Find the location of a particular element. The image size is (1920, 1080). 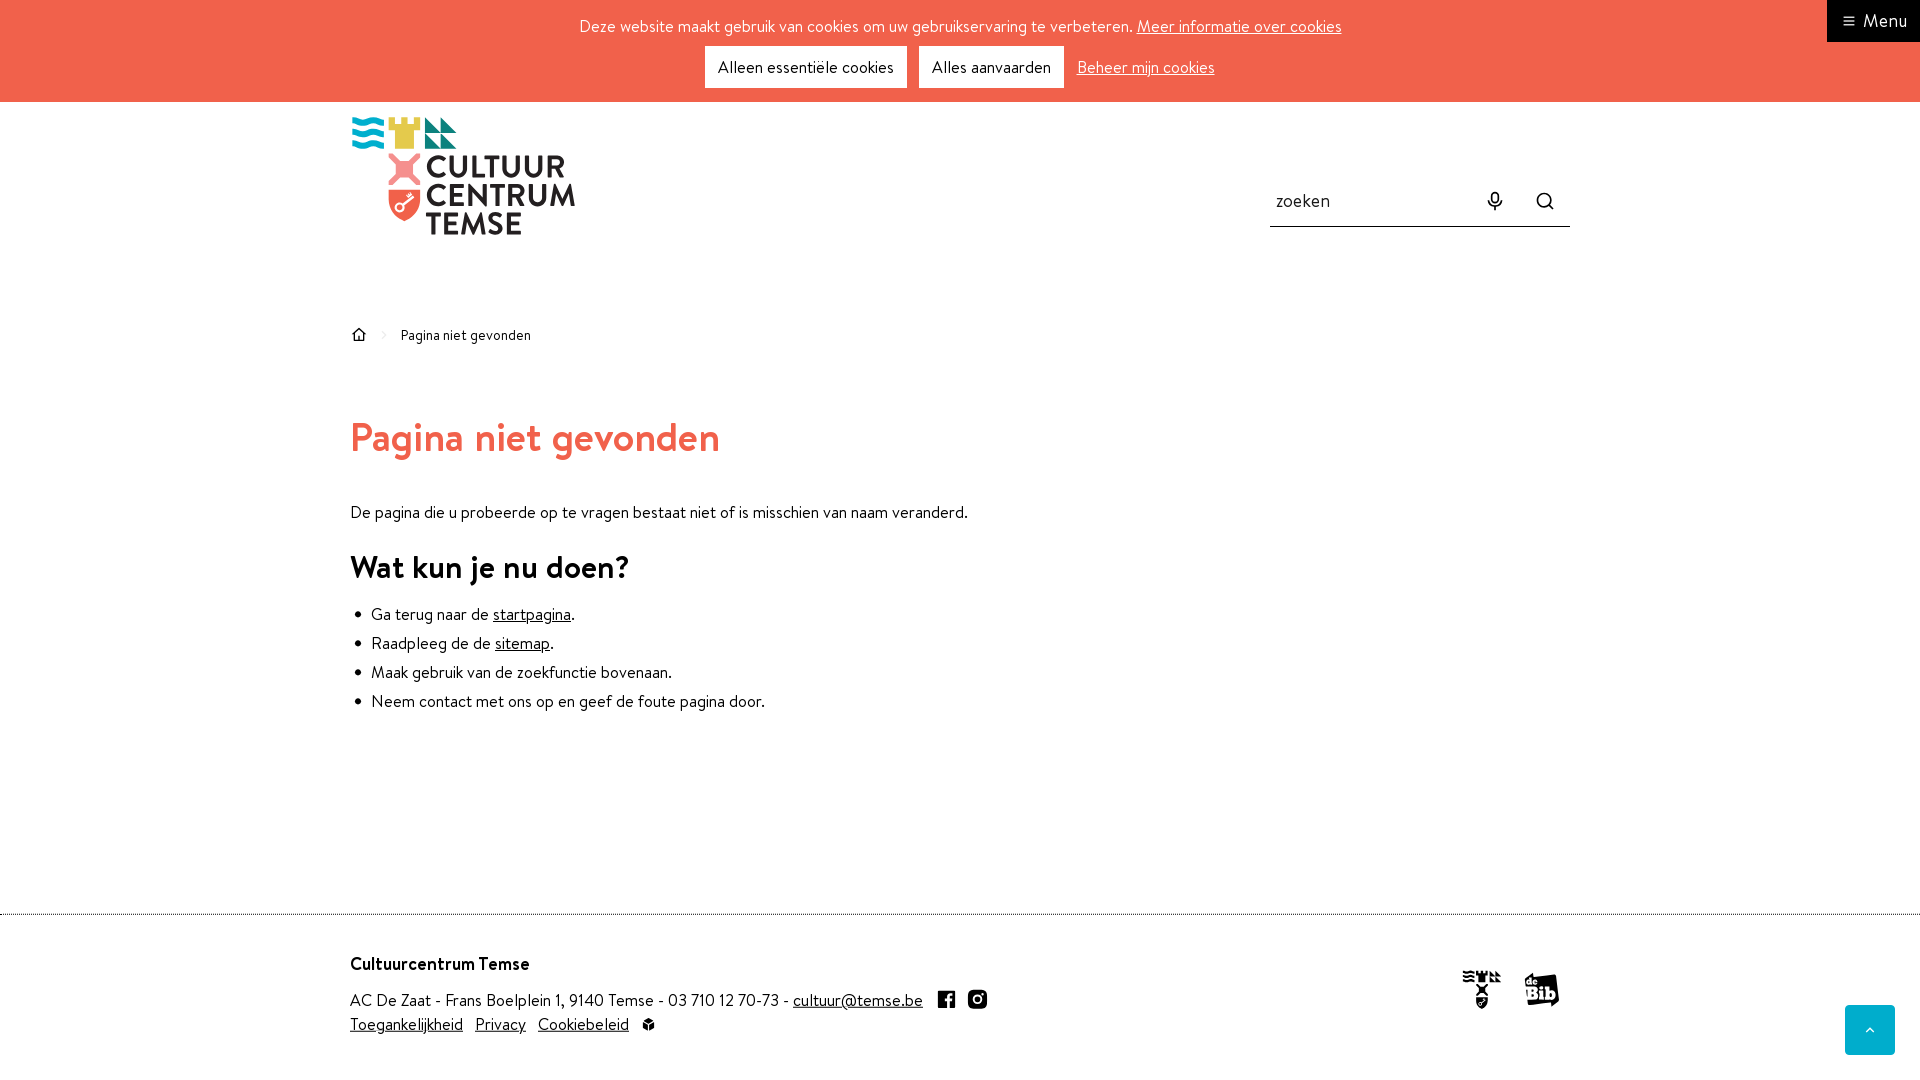

'Naar top' is located at coordinates (1869, 1029).